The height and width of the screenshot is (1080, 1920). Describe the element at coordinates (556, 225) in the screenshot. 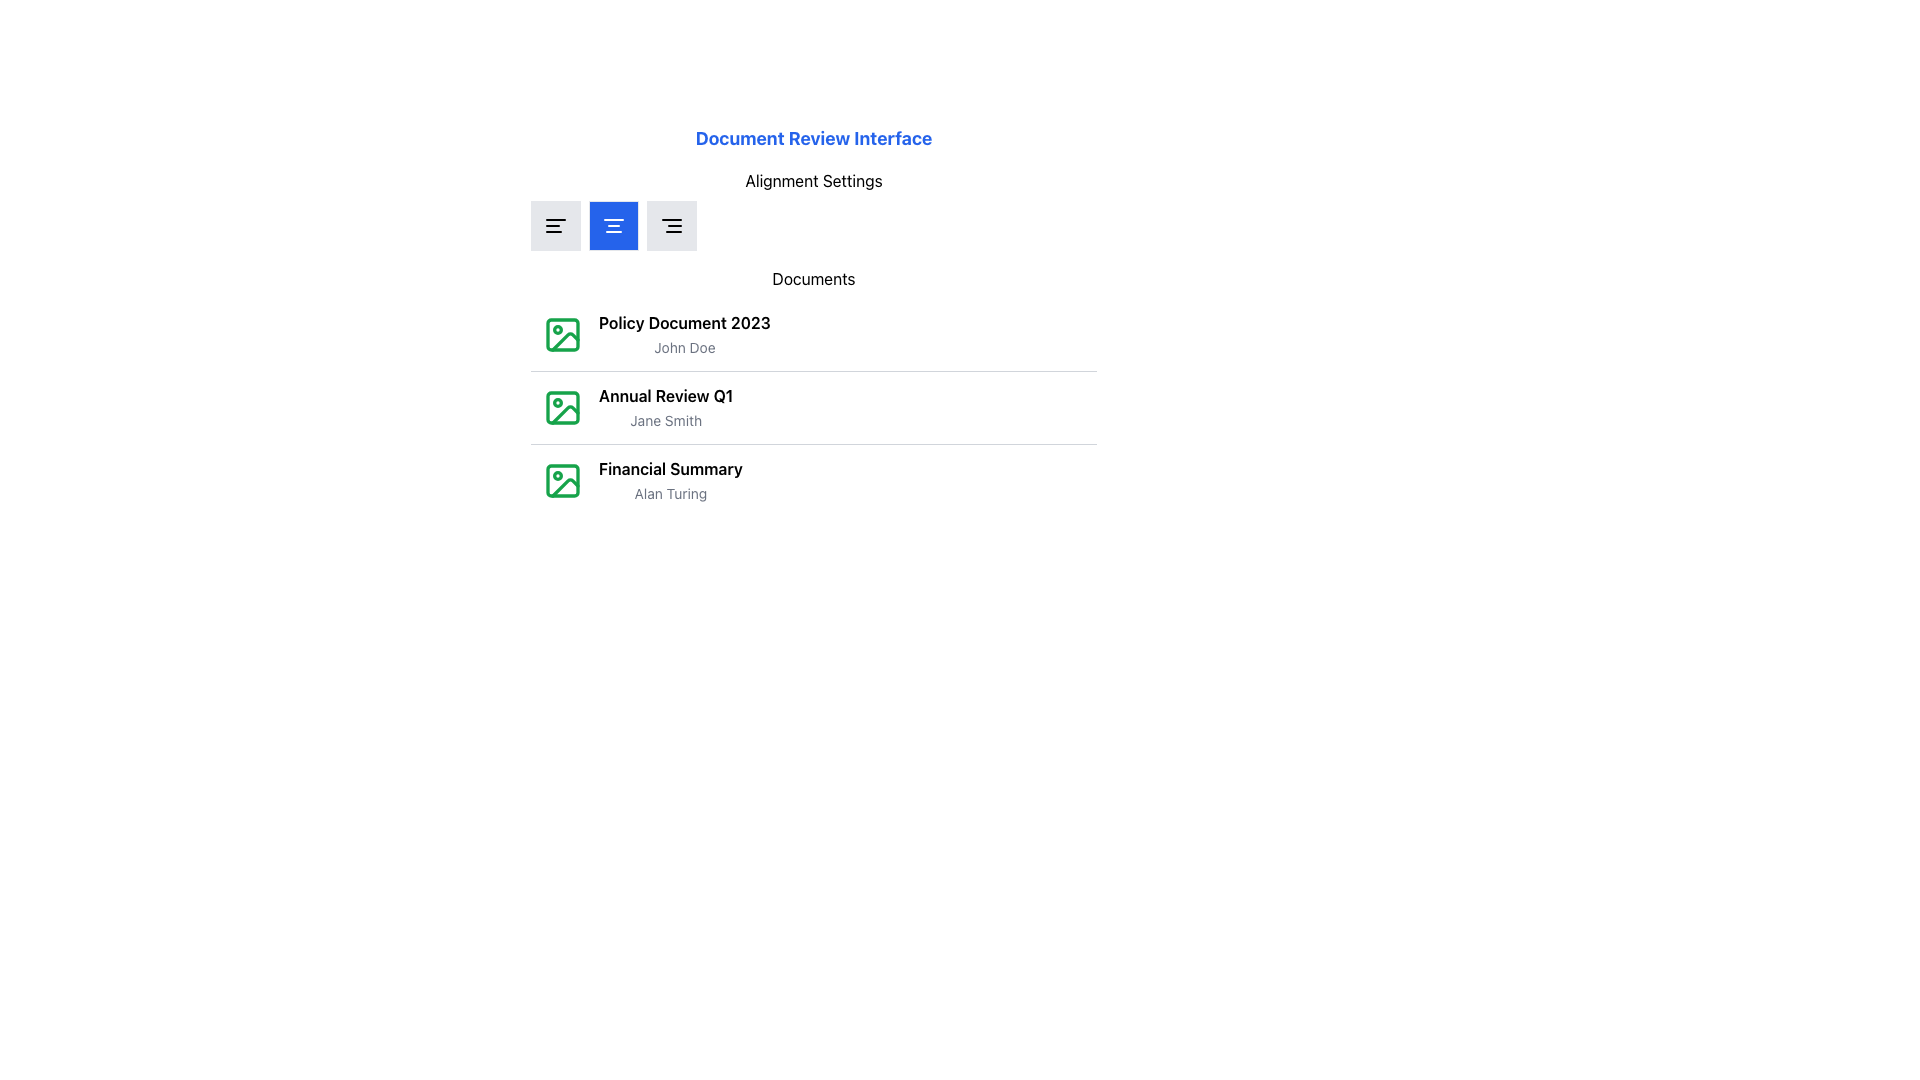

I see `the first icon representing left text alignment in the alignment options` at that location.